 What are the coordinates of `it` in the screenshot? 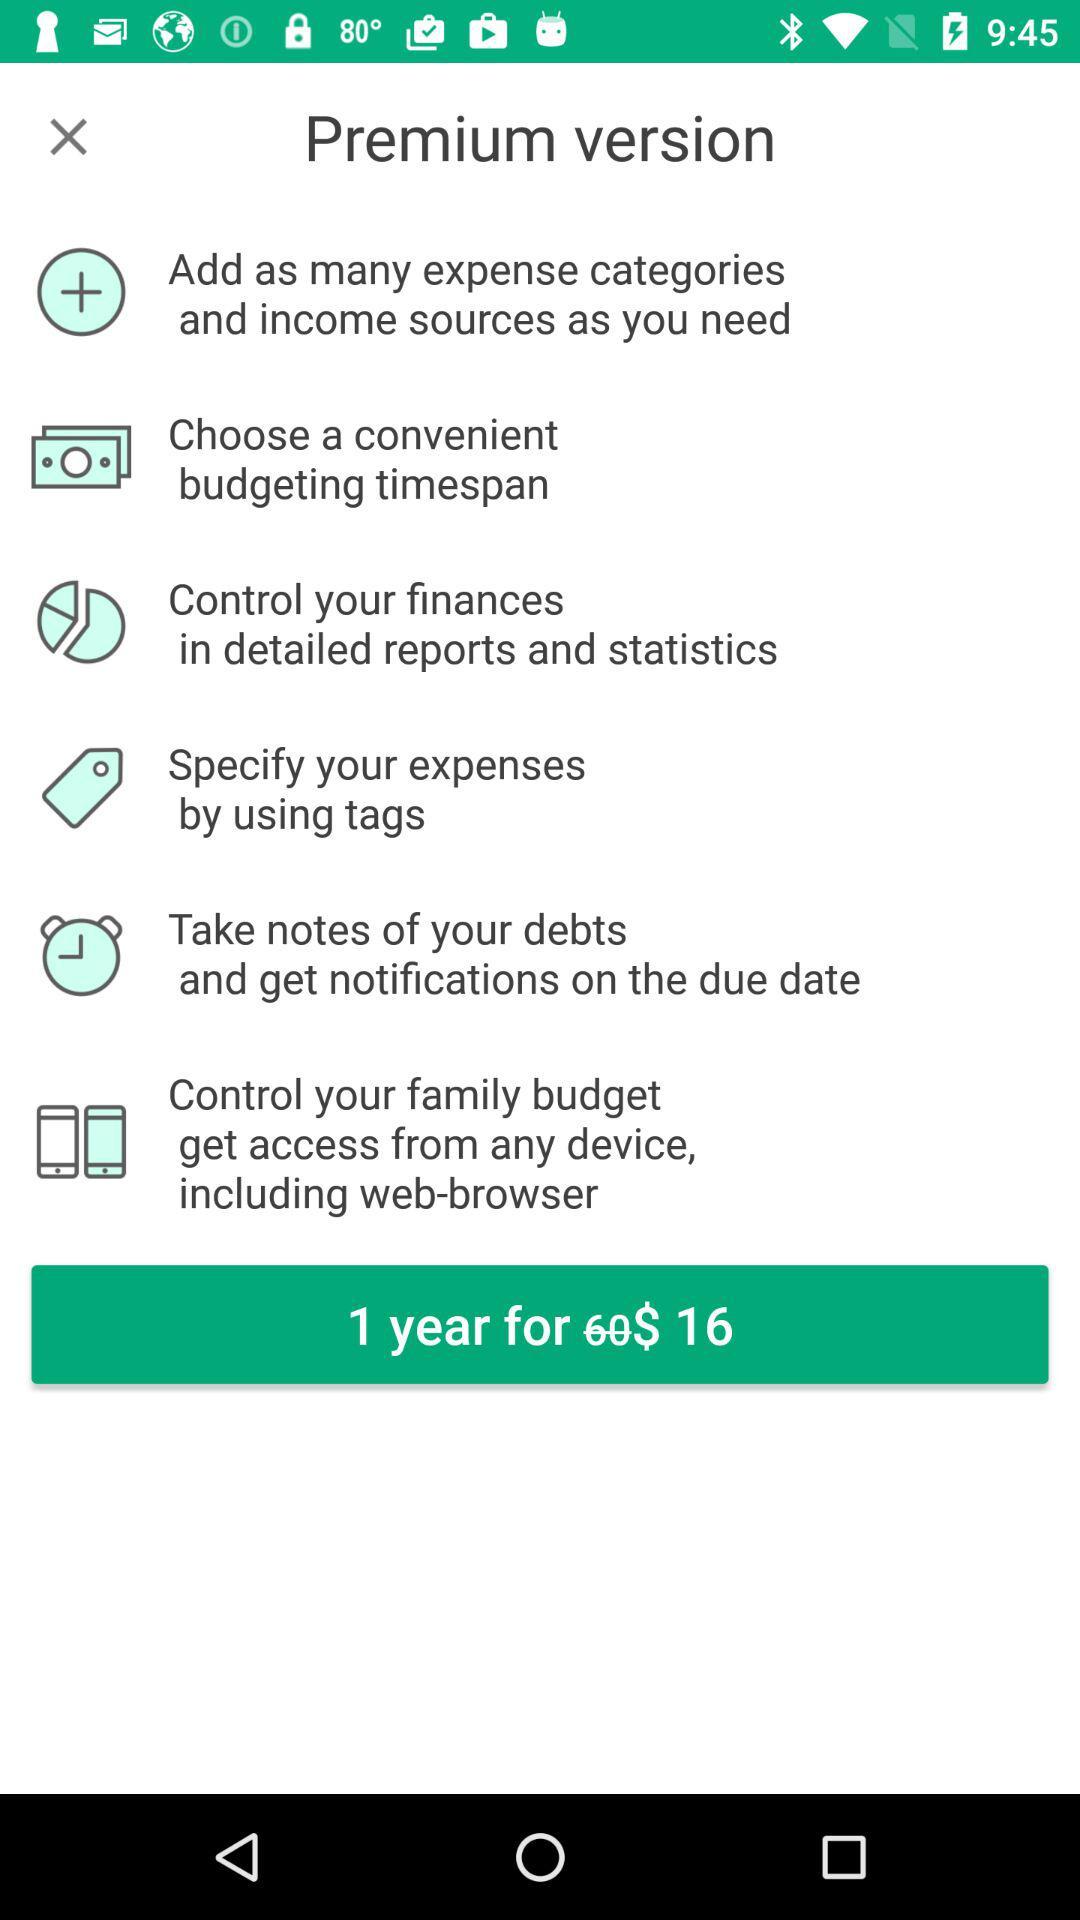 It's located at (67, 135).